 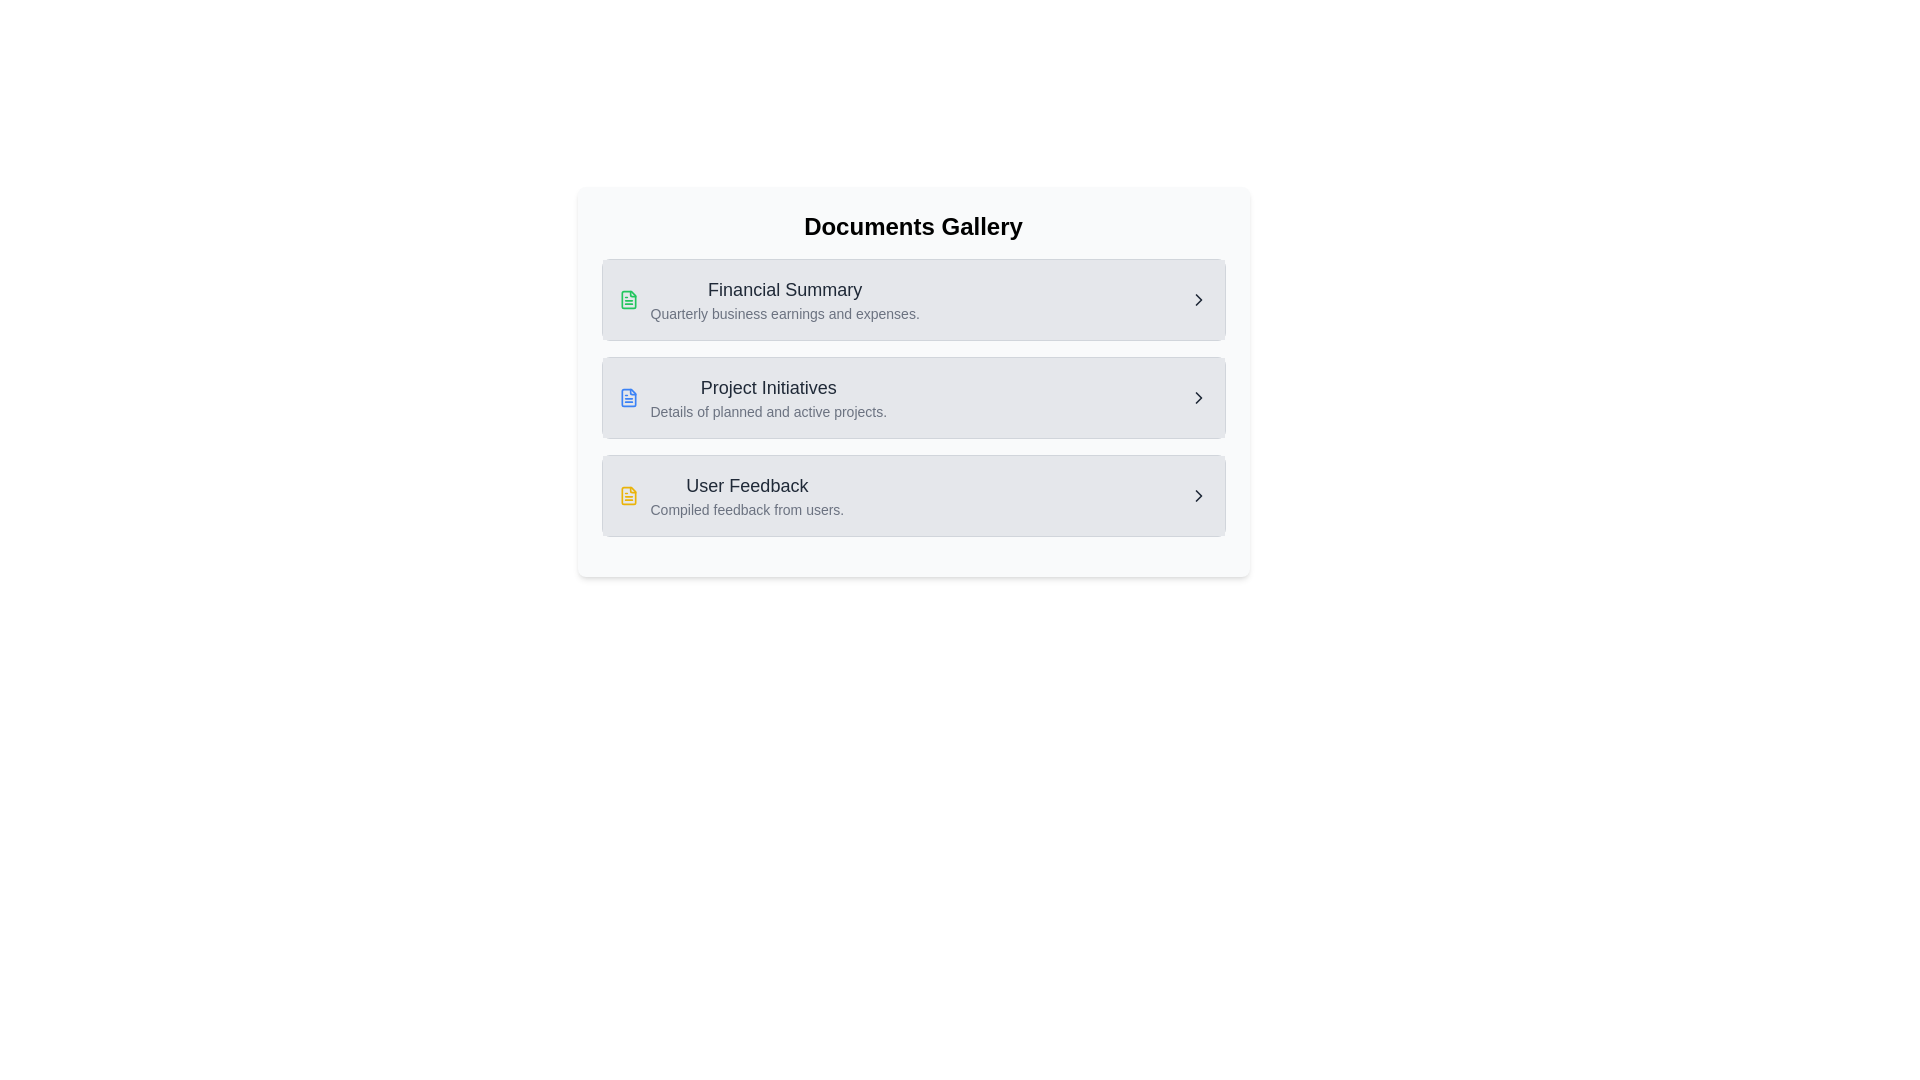 I want to click on the chevron-right icon styled in gray, located to the right of the 'Project Initiatives' section, so click(x=1198, y=397).